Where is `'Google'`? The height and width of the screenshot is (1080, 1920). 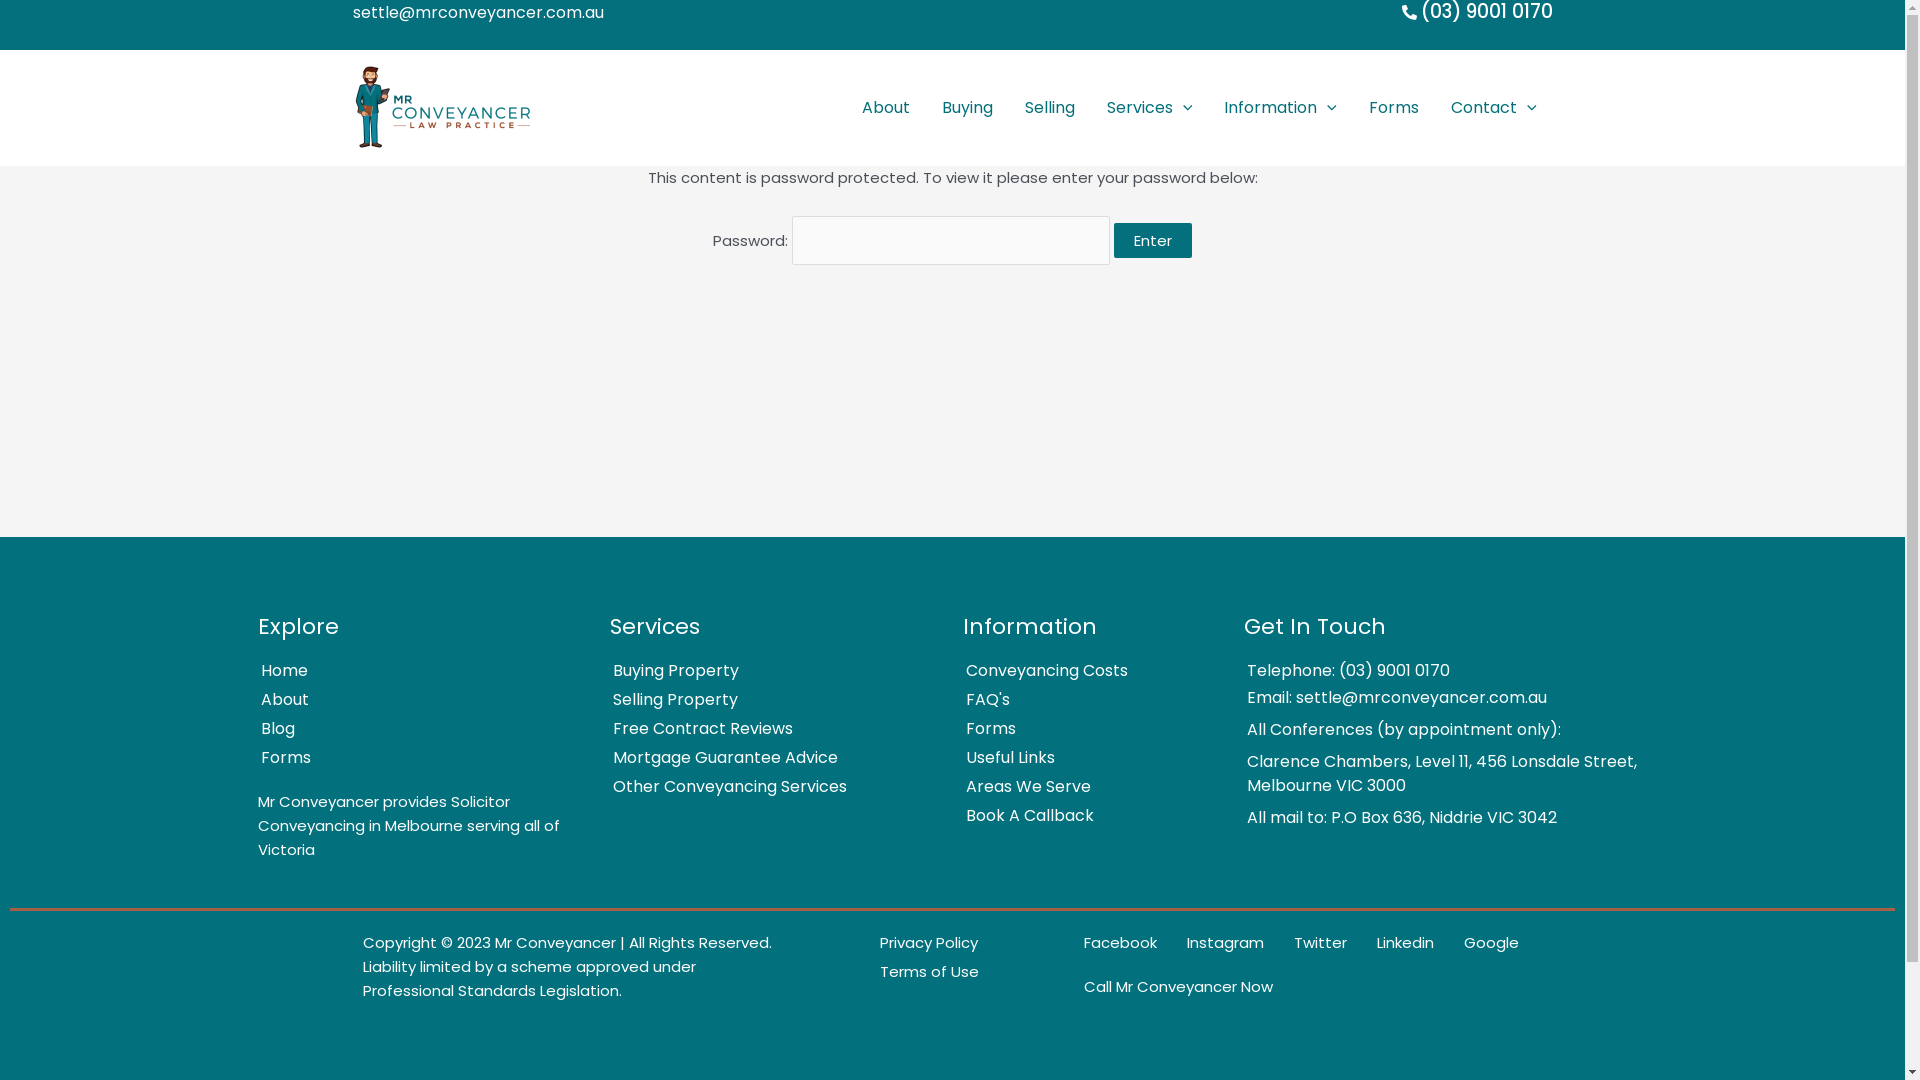 'Google' is located at coordinates (1478, 942).